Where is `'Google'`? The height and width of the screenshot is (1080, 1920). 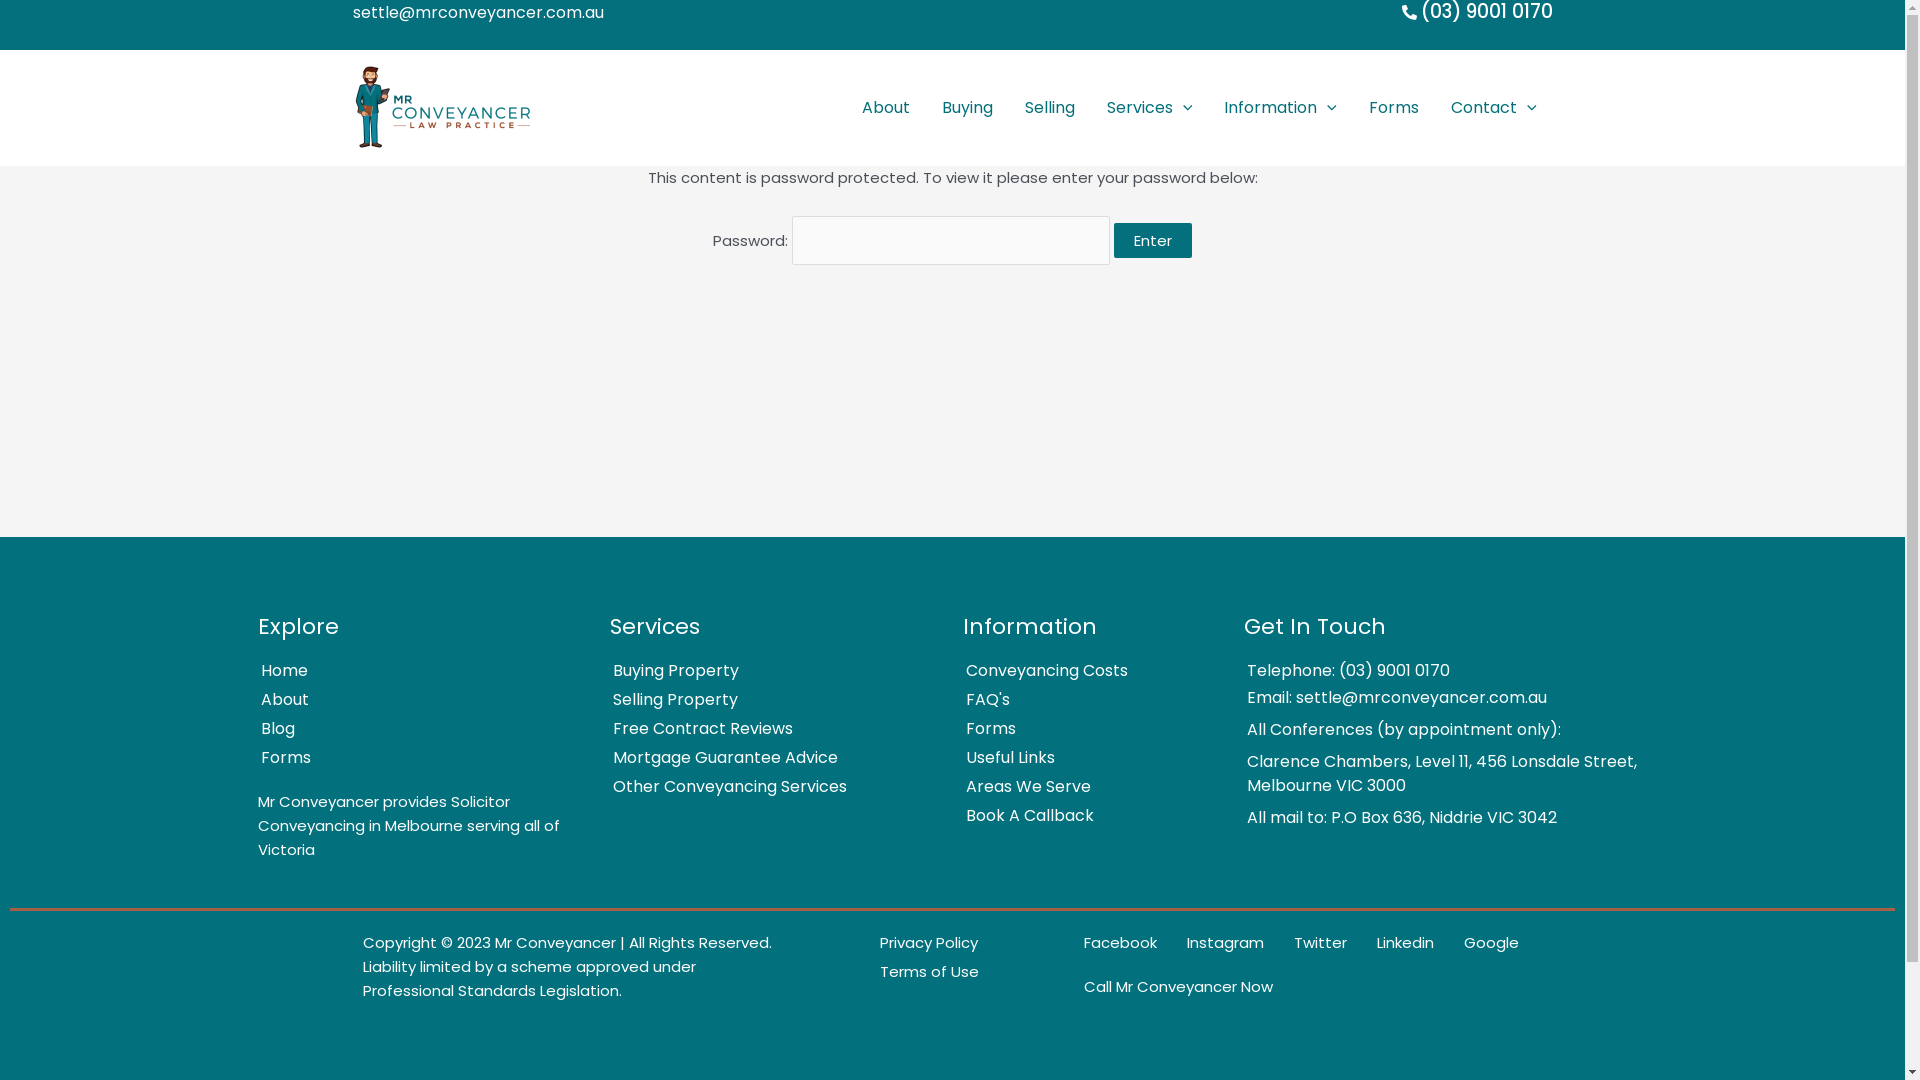 'Google' is located at coordinates (1478, 942).